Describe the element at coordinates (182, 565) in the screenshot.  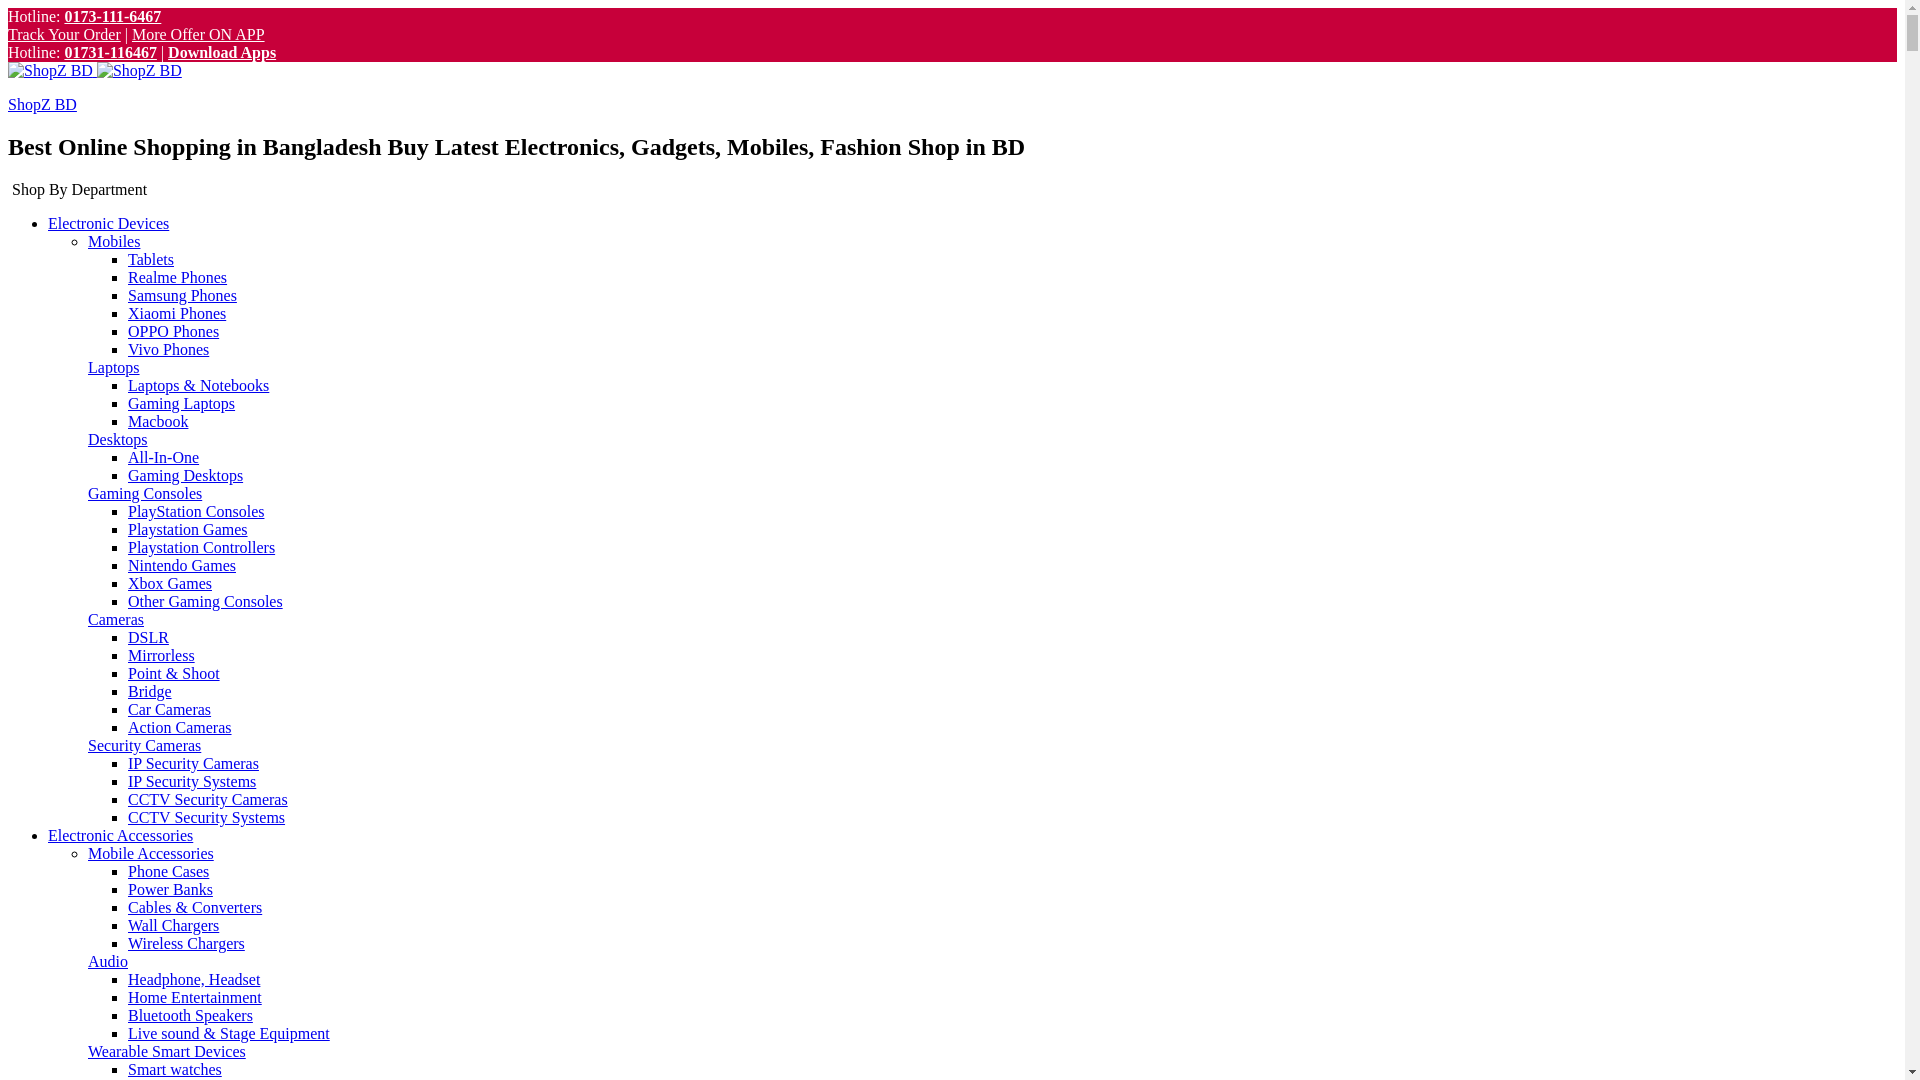
I see `'Nintendo Games'` at that location.